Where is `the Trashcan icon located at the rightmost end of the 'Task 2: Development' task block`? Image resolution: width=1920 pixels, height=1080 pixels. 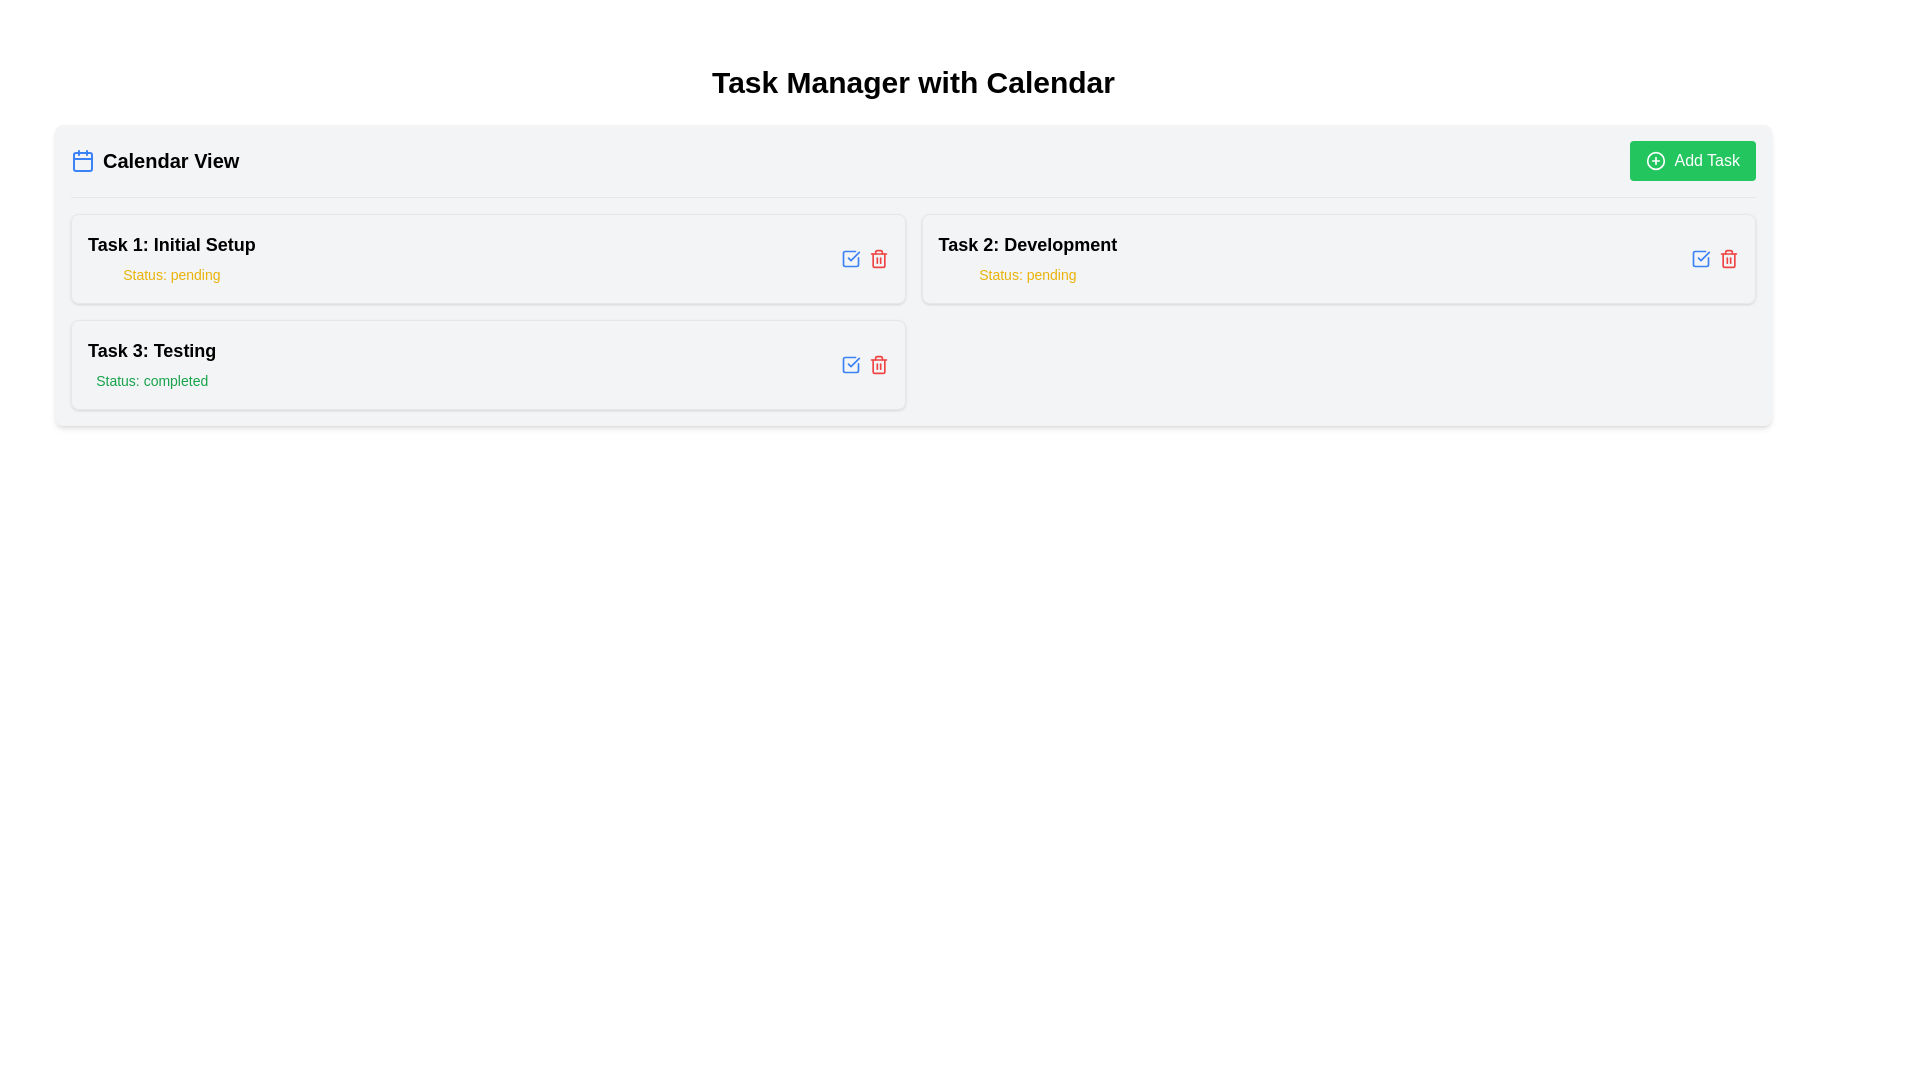
the Trashcan icon located at the rightmost end of the 'Task 2: Development' task block is located at coordinates (878, 366).